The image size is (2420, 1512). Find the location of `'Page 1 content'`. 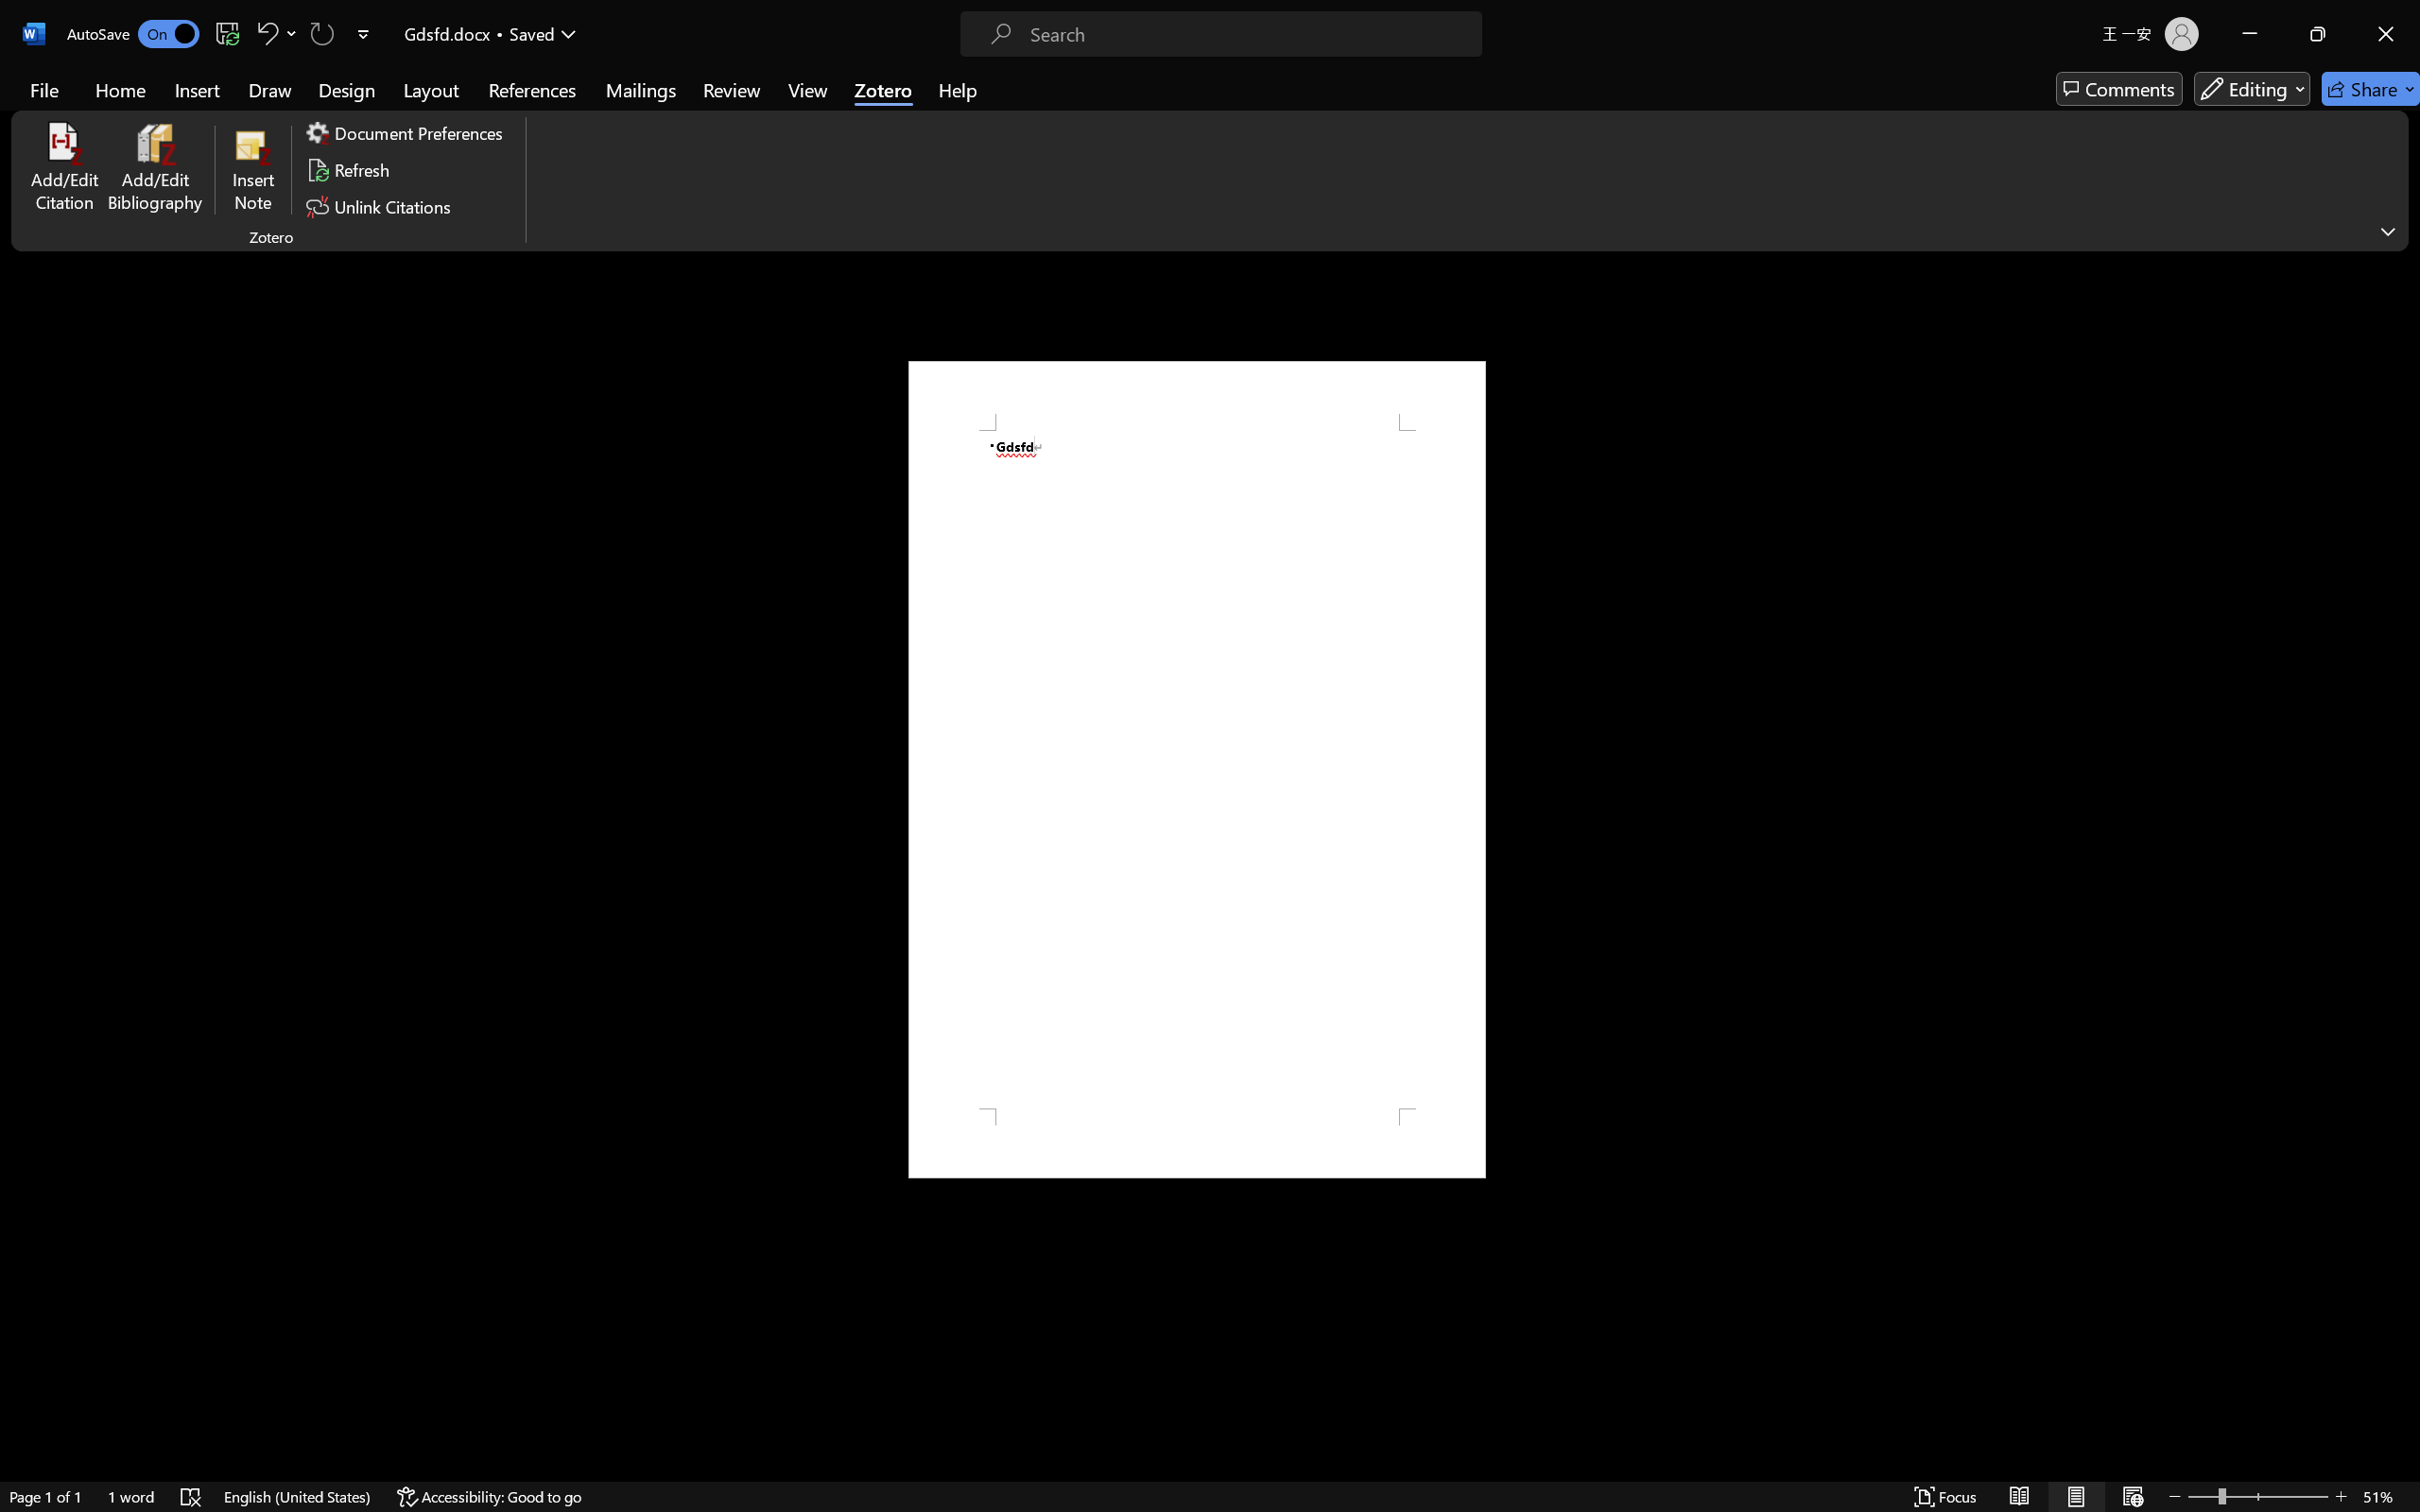

'Page 1 content' is located at coordinates (1196, 769).